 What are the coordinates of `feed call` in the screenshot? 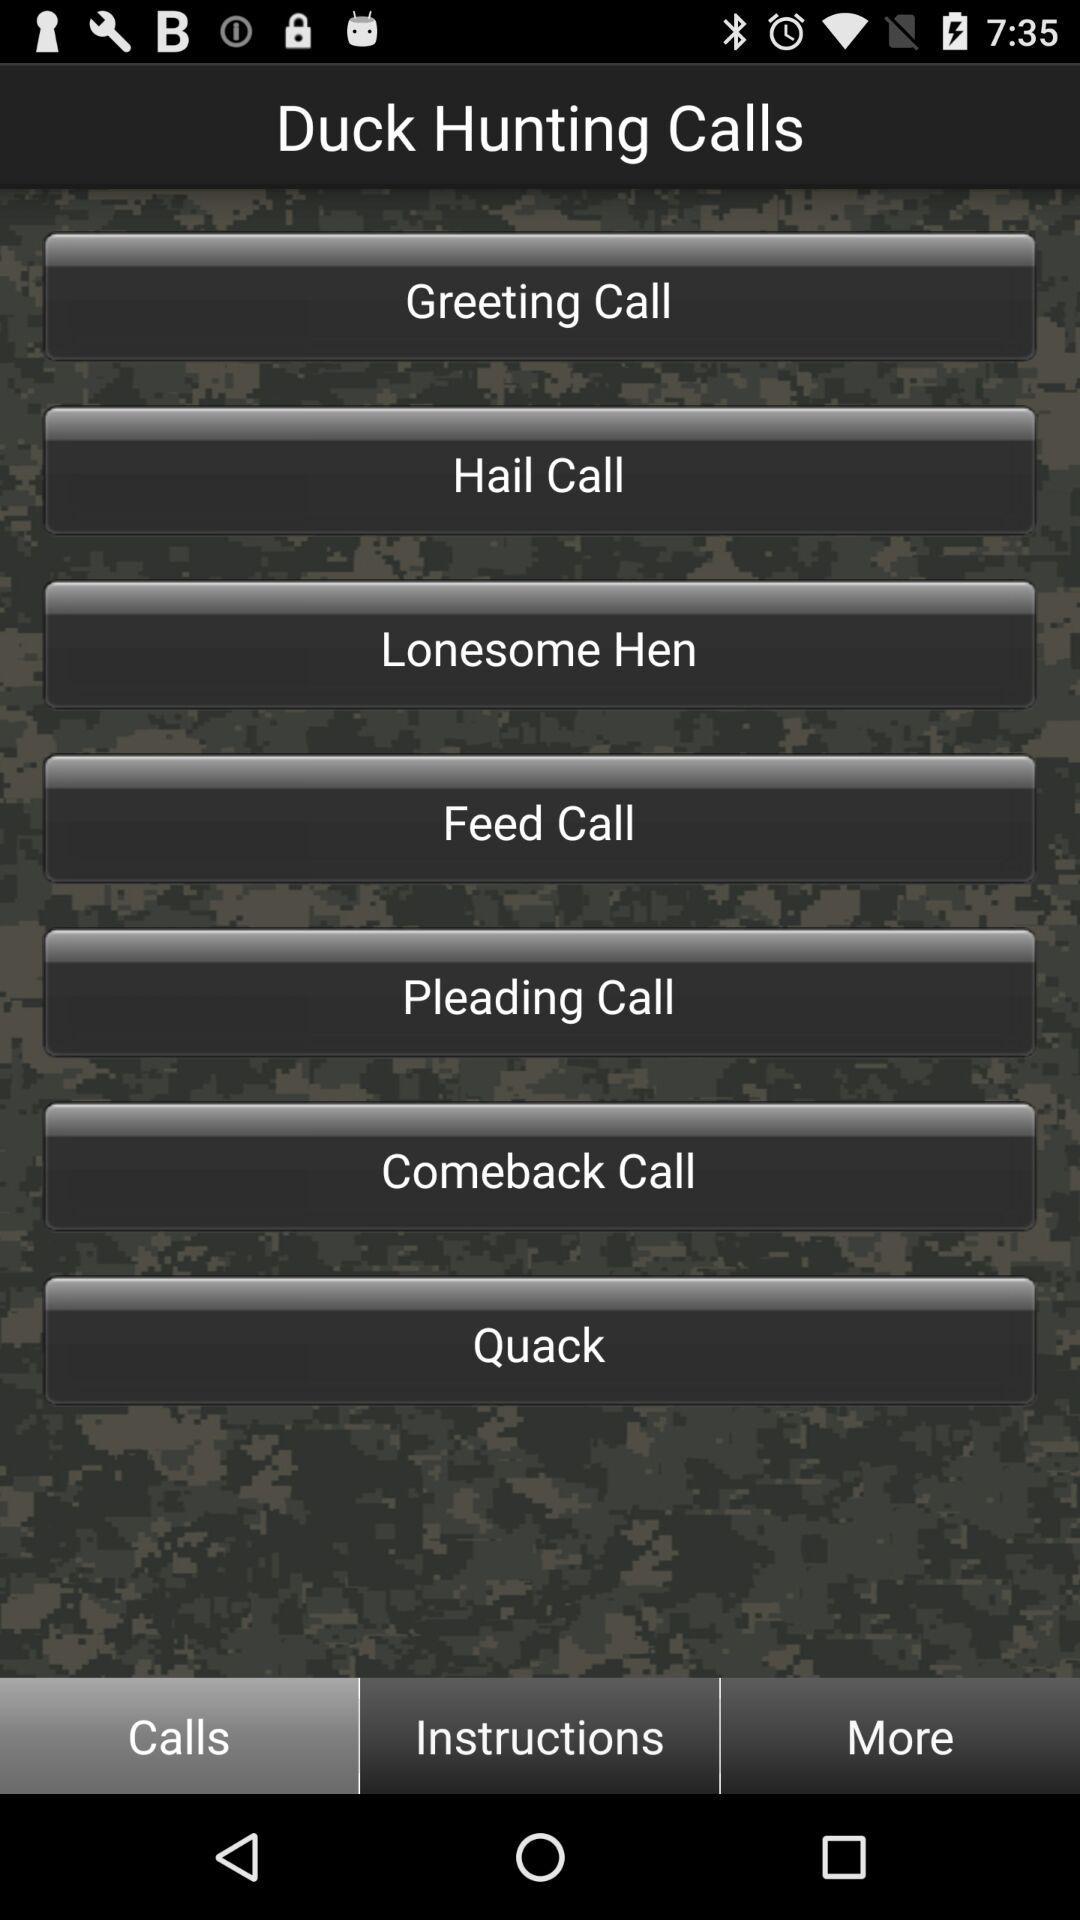 It's located at (540, 819).